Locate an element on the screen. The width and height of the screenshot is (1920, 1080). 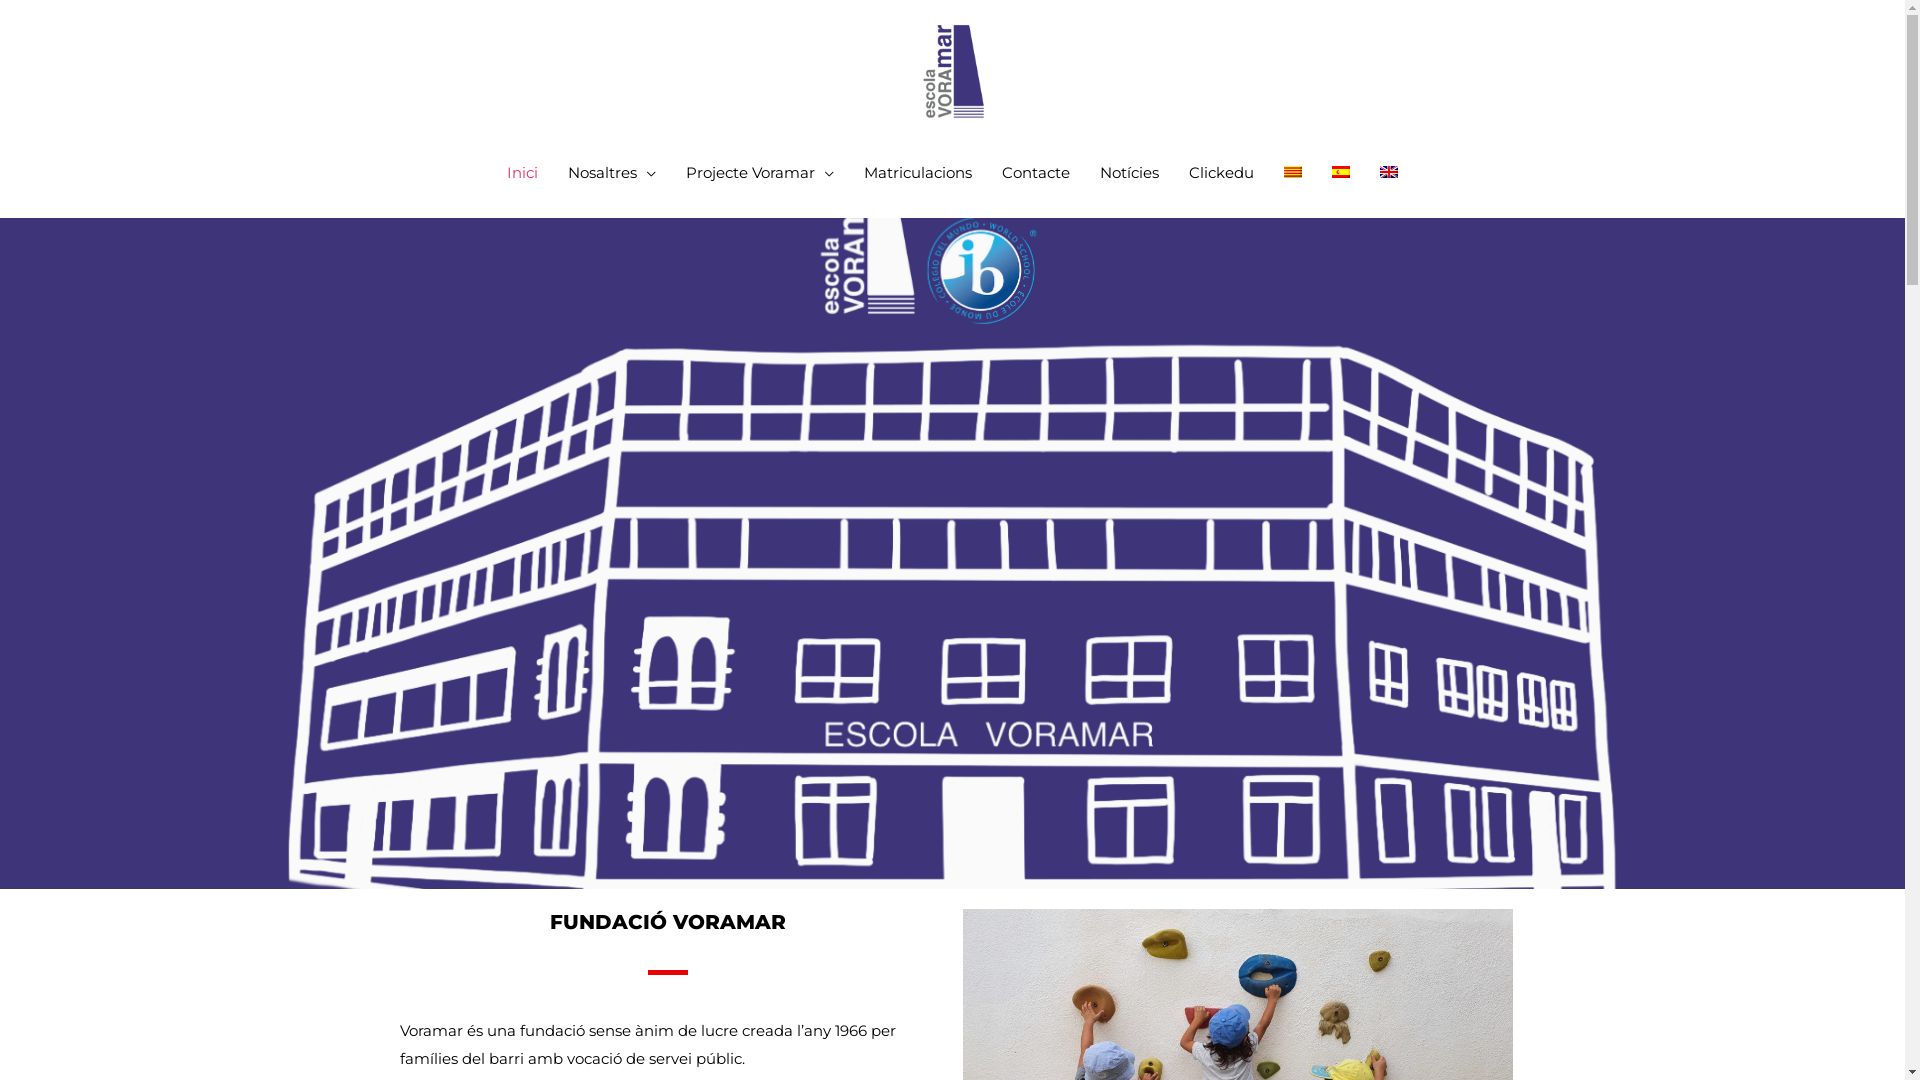
'Projecte Voramar' is located at coordinates (758, 172).